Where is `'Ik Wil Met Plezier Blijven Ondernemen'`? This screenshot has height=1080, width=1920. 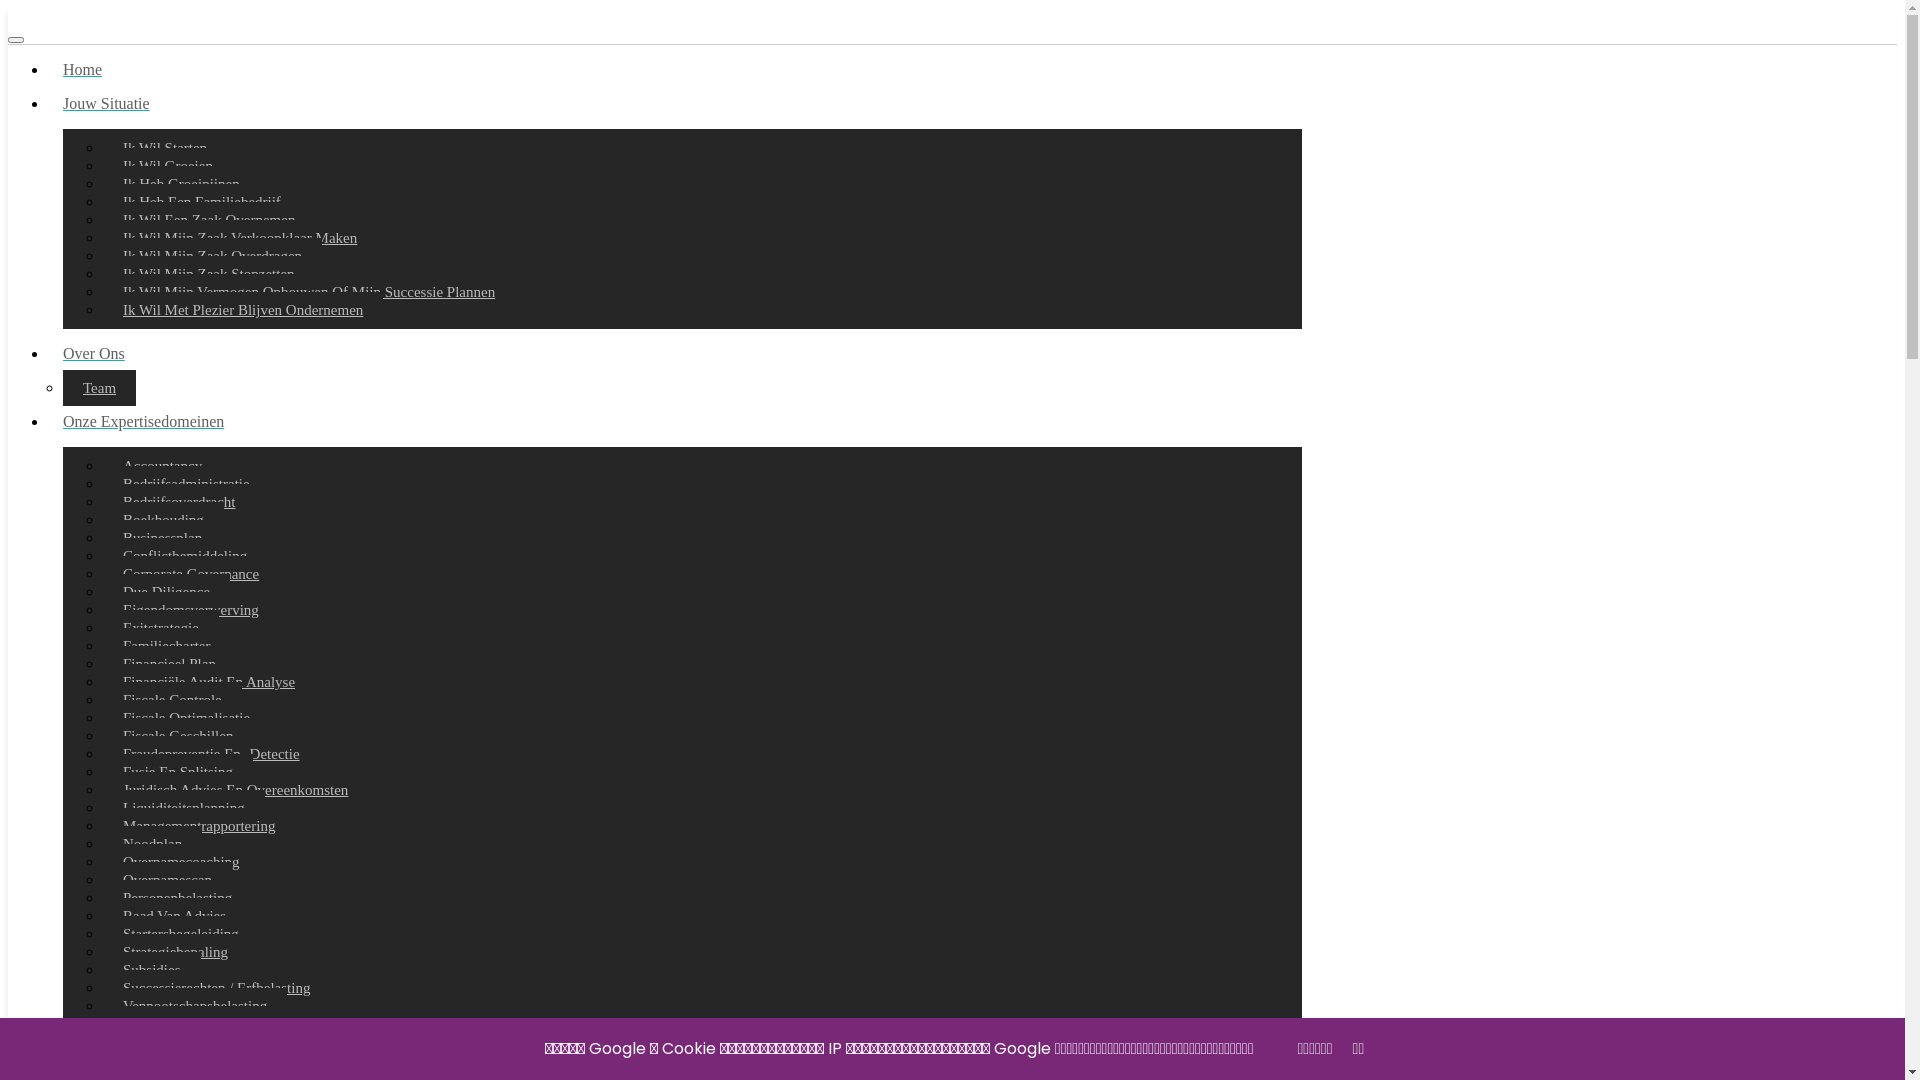
'Ik Wil Met Plezier Blijven Ondernemen' is located at coordinates (242, 309).